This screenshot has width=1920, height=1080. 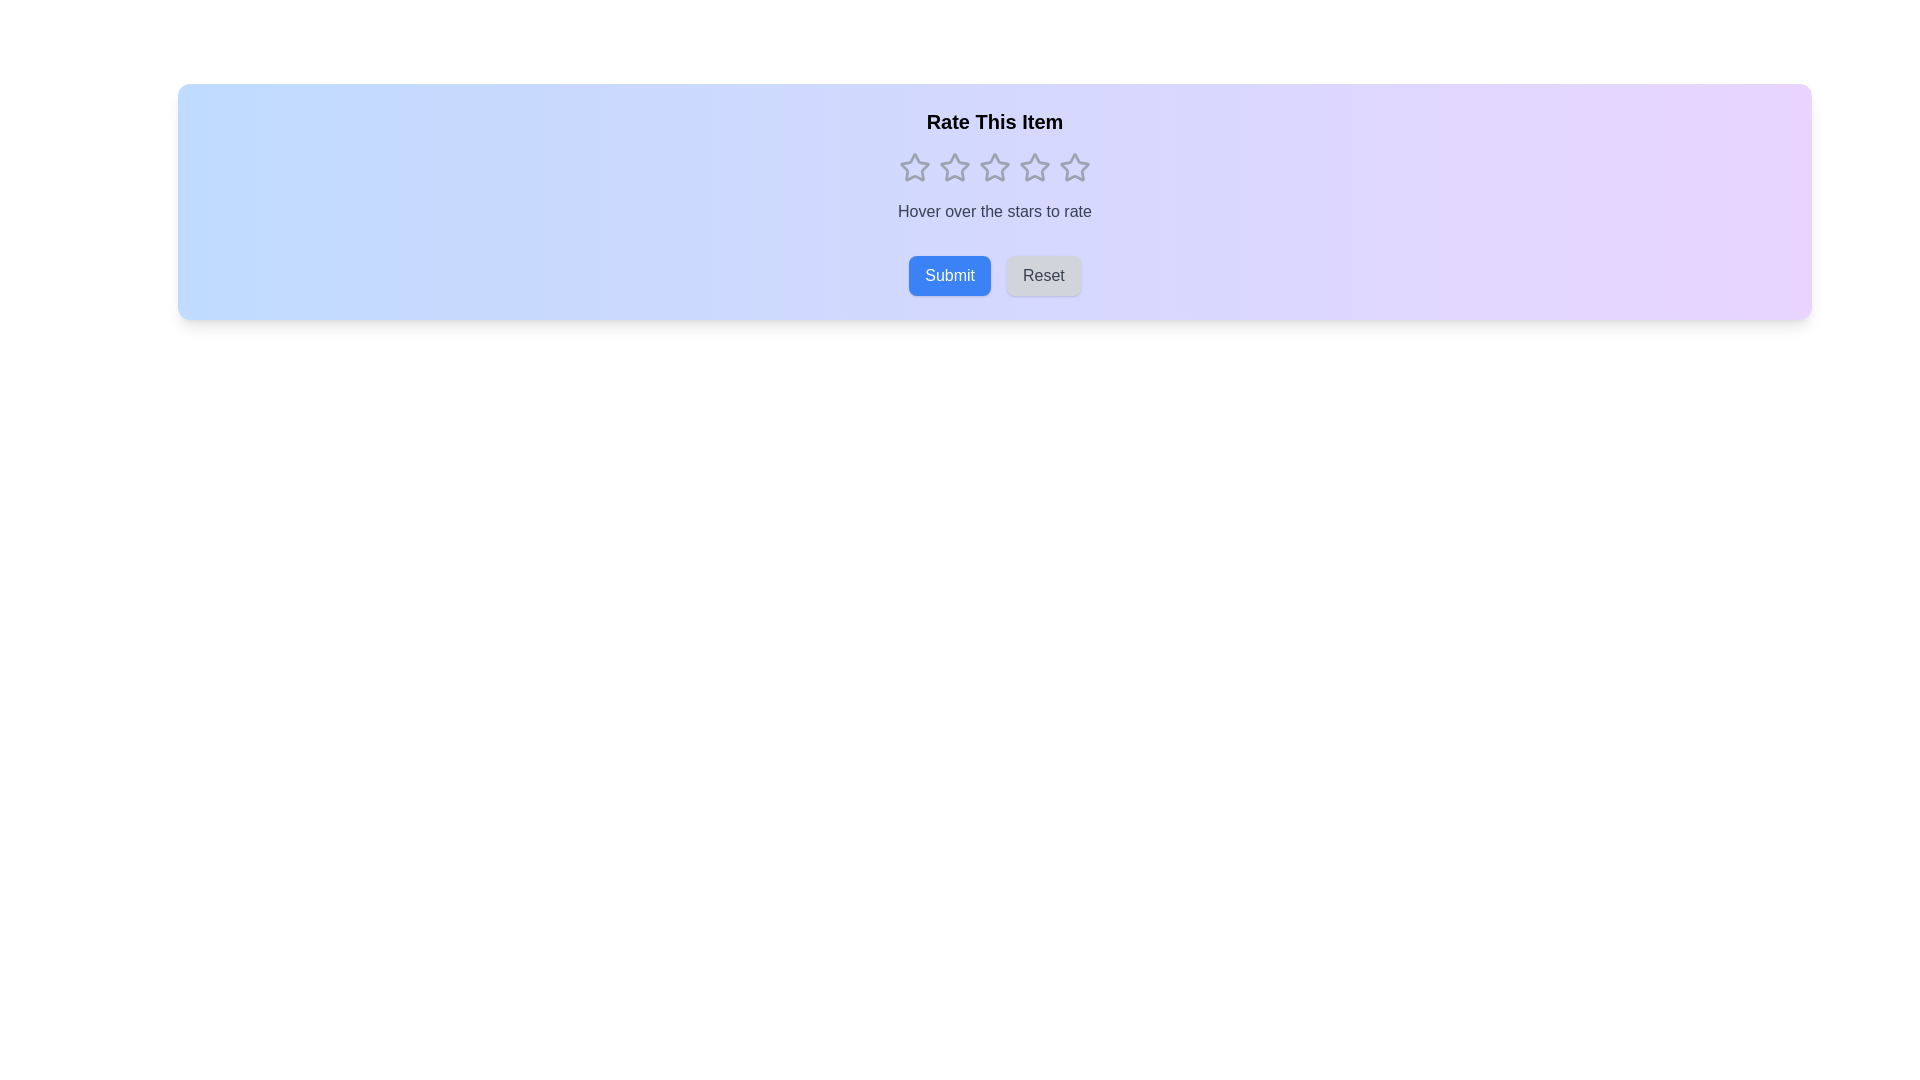 I want to click on the first star icon in the rating control system located beneath the 'Rate This Item' title, so click(x=912, y=165).